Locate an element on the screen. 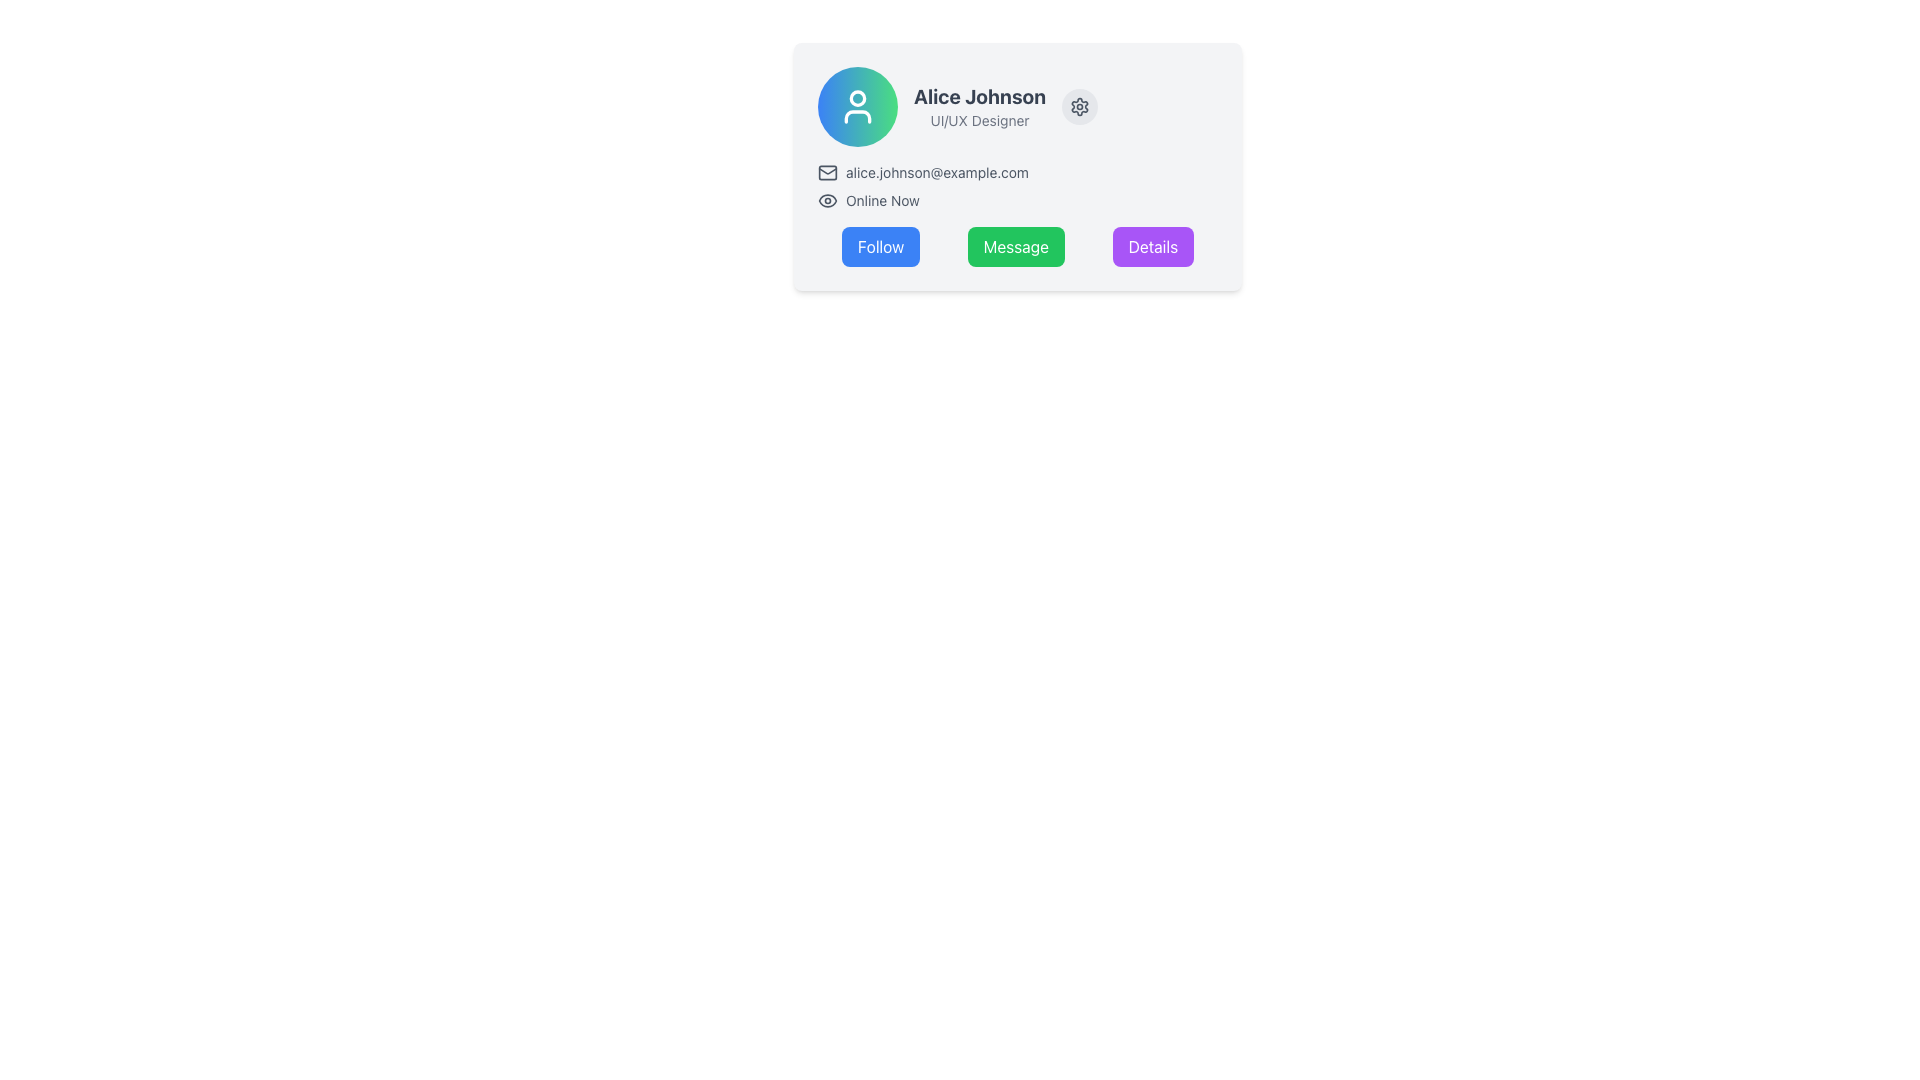 This screenshot has width=1920, height=1080. the settings icon button located at the top right of Alice Johnson's profile card to change its background color is located at coordinates (1079, 107).